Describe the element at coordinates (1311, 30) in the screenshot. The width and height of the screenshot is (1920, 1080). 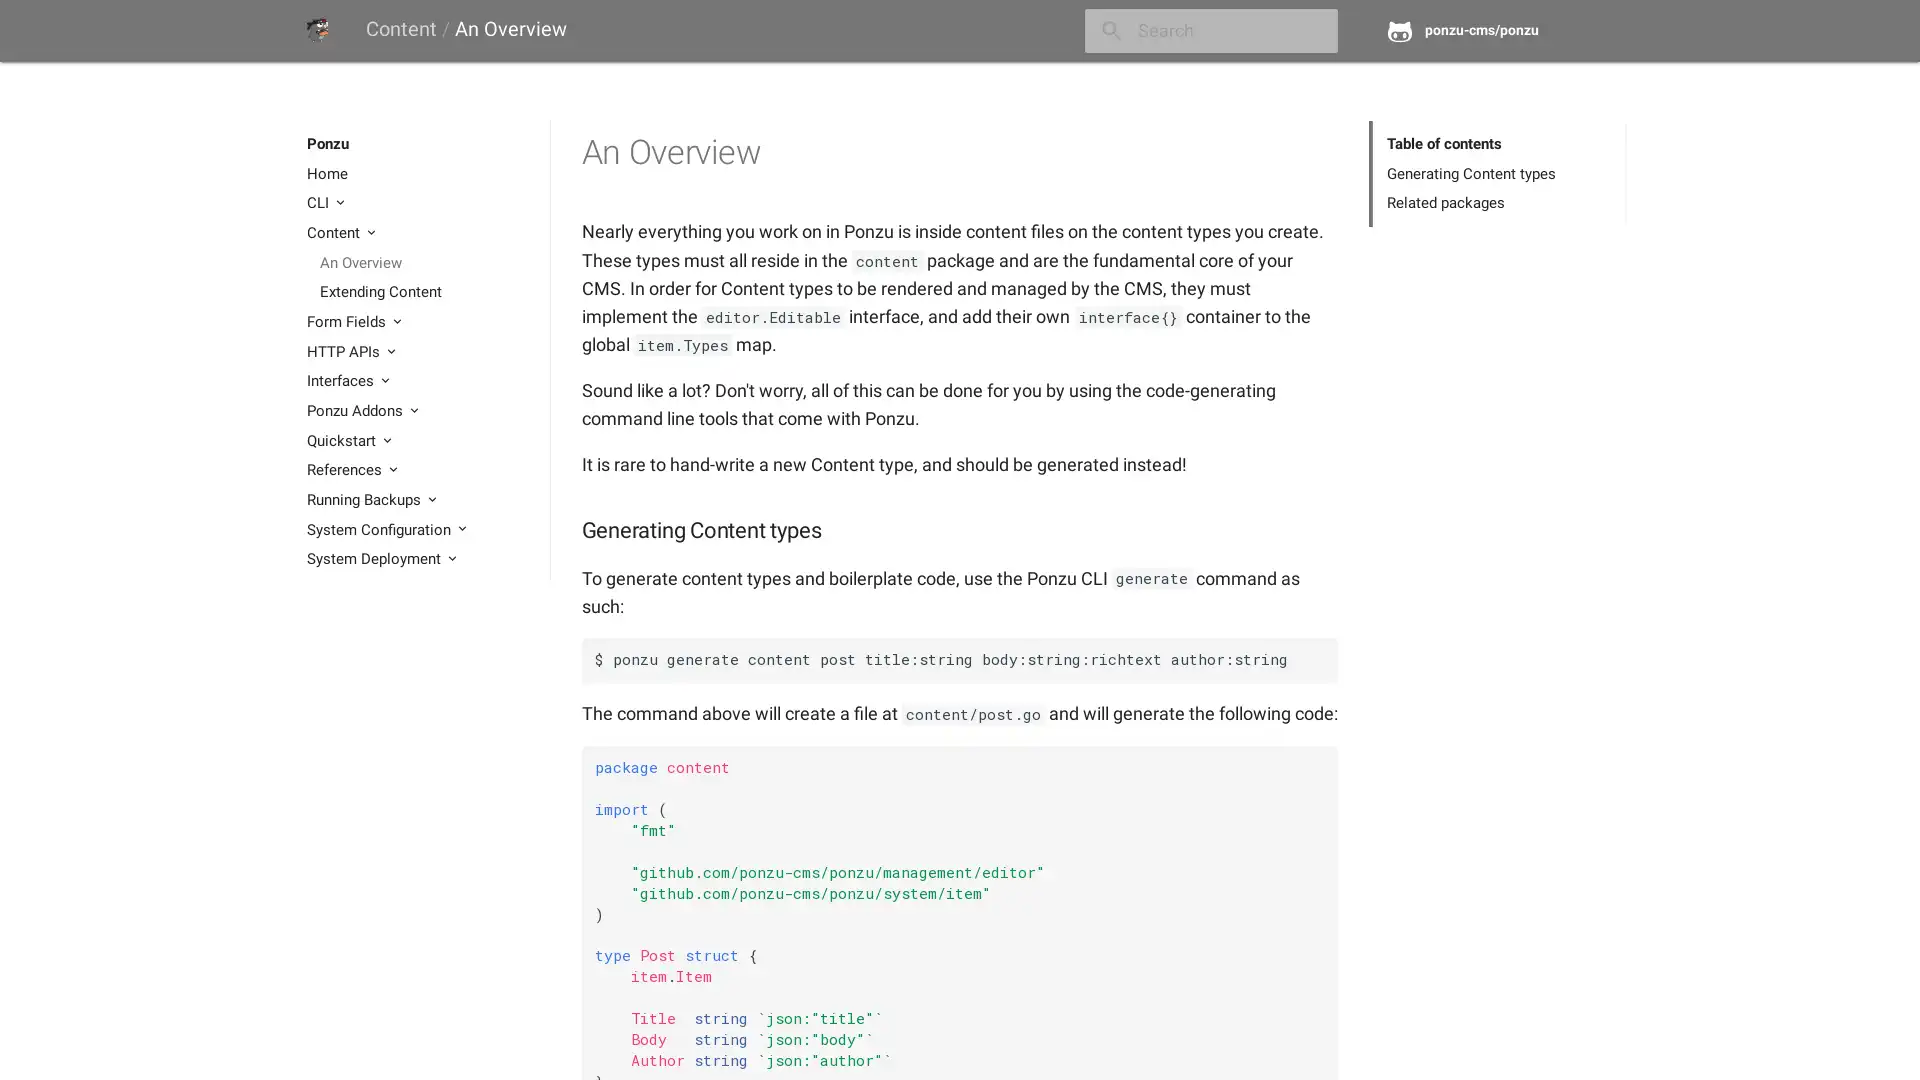
I see `close` at that location.